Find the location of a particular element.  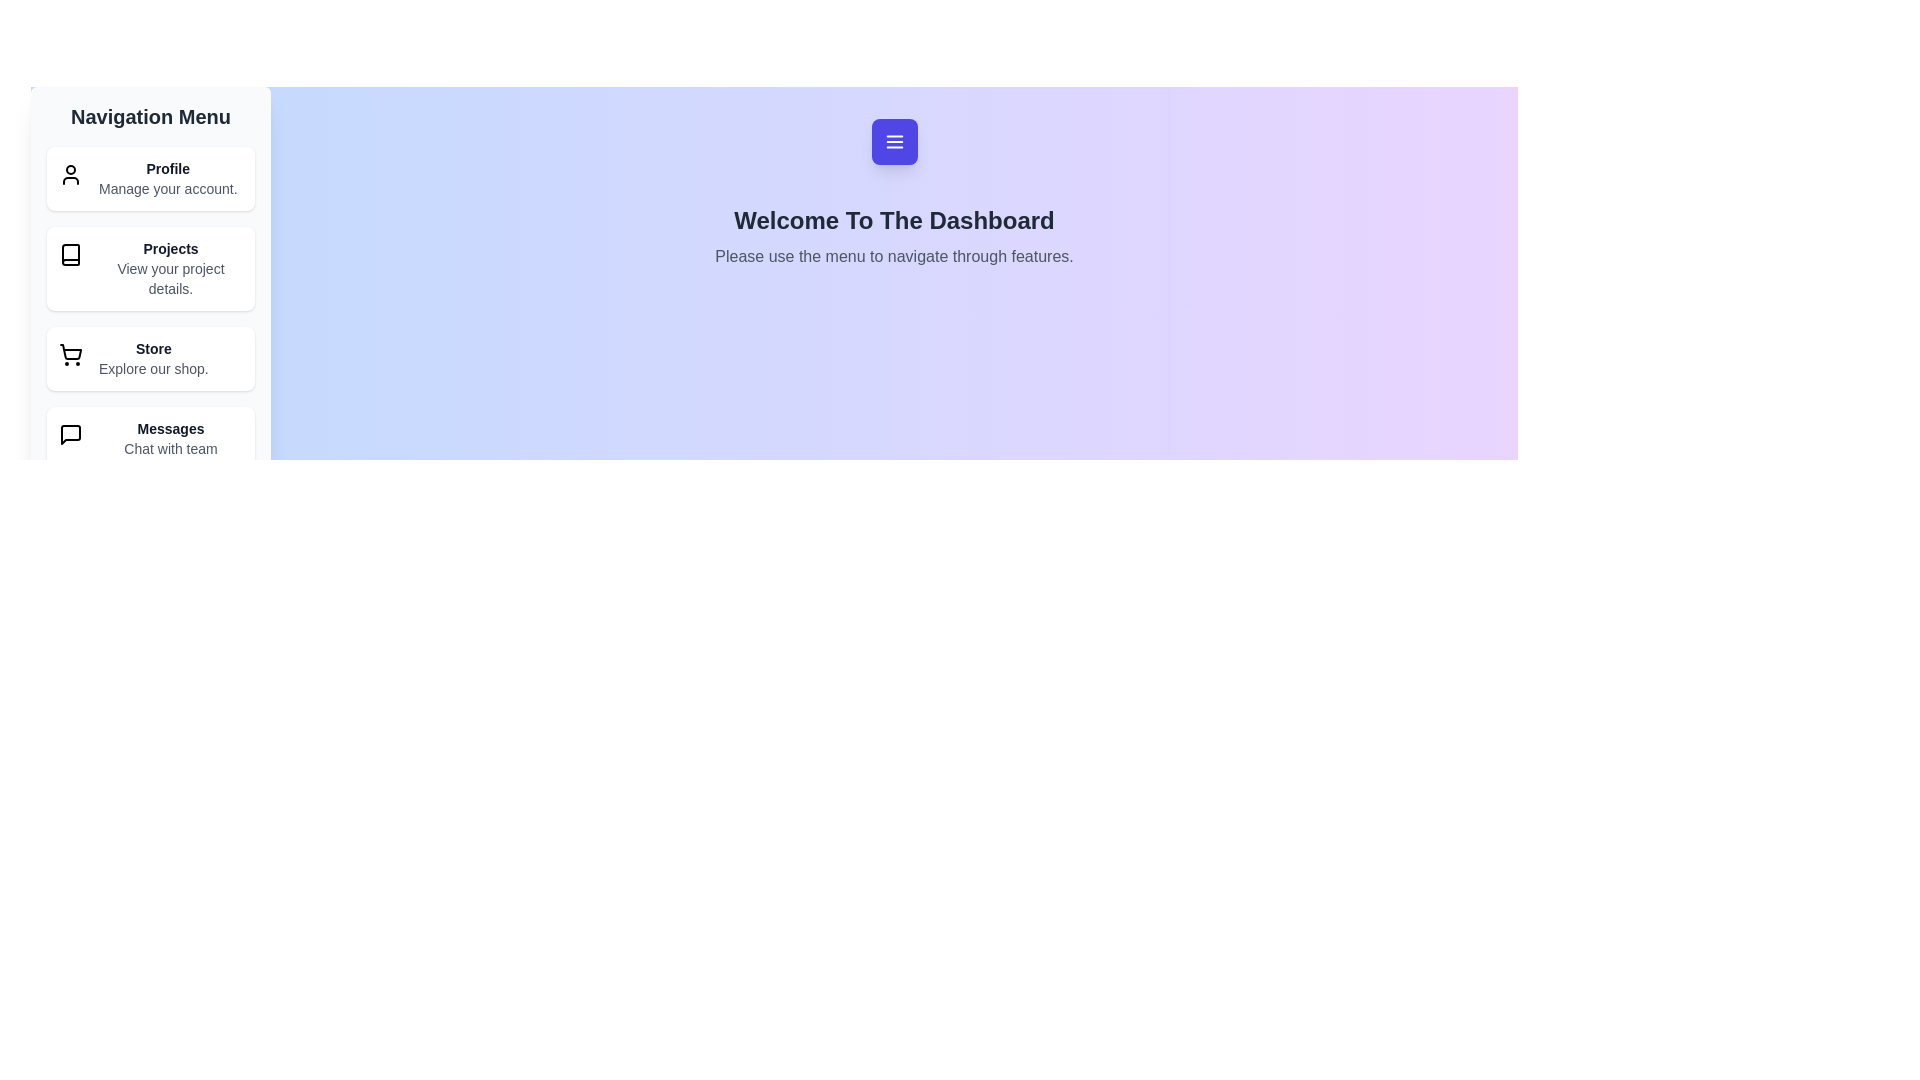

the navigation item Store is located at coordinates (149, 357).